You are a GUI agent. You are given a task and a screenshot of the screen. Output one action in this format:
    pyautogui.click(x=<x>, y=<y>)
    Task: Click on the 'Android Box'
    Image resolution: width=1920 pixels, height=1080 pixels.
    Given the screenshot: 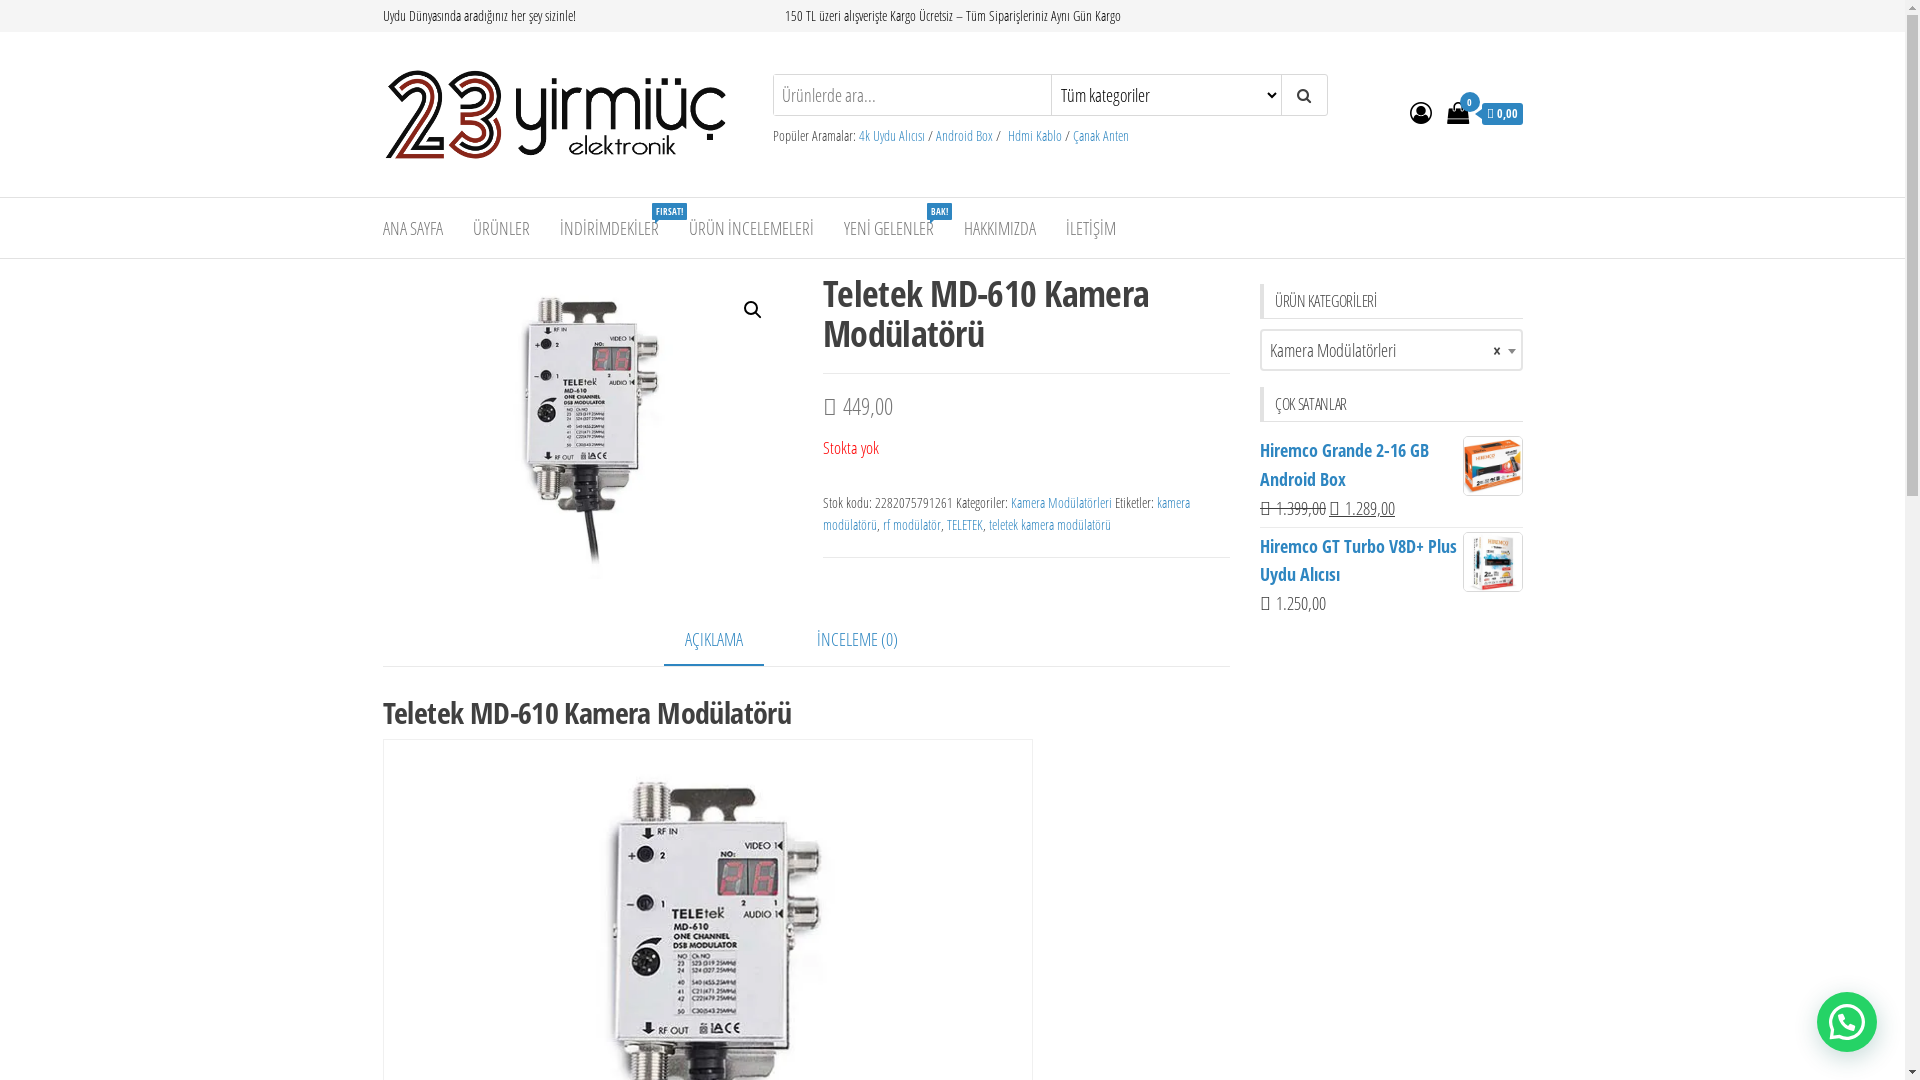 What is the action you would take?
    pyautogui.click(x=964, y=135)
    